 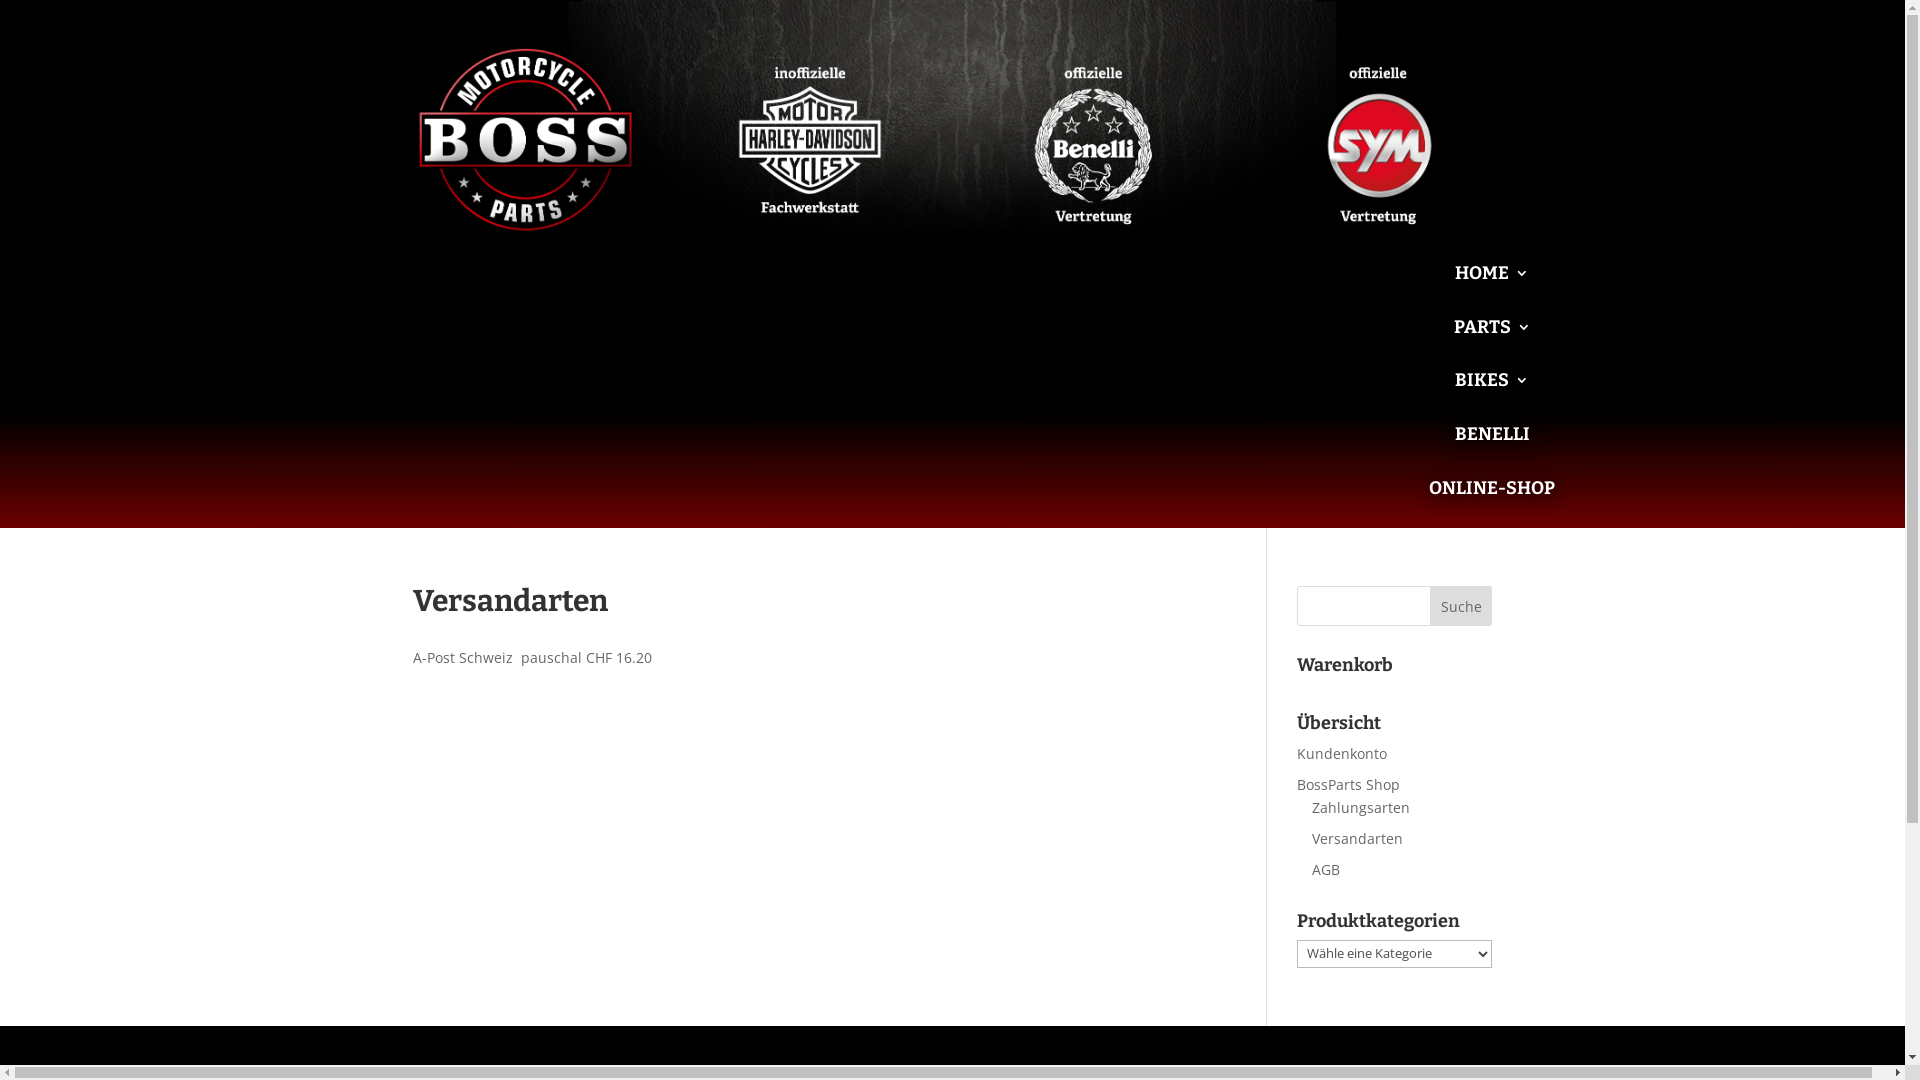 What do you see at coordinates (1492, 448) in the screenshot?
I see `'BENELLI'` at bounding box center [1492, 448].